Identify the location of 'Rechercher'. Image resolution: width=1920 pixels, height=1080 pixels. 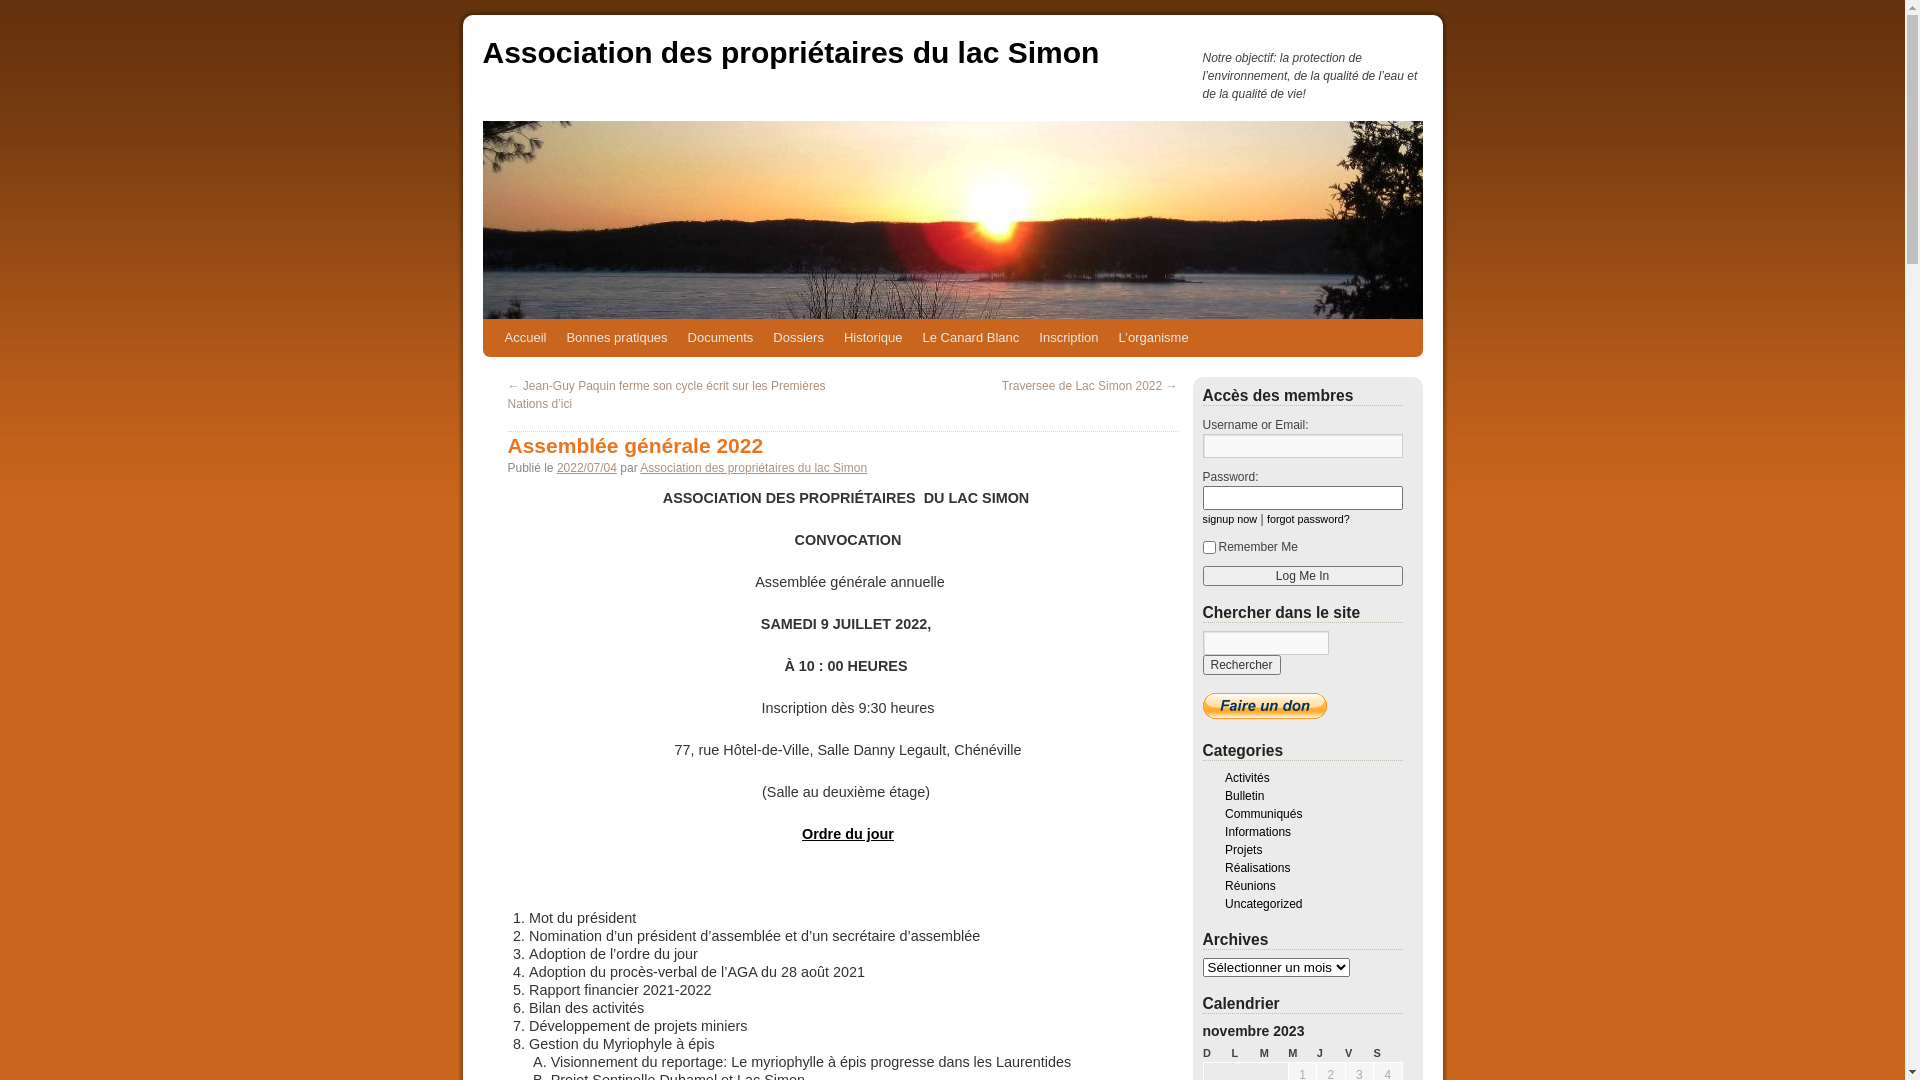
(1200, 664).